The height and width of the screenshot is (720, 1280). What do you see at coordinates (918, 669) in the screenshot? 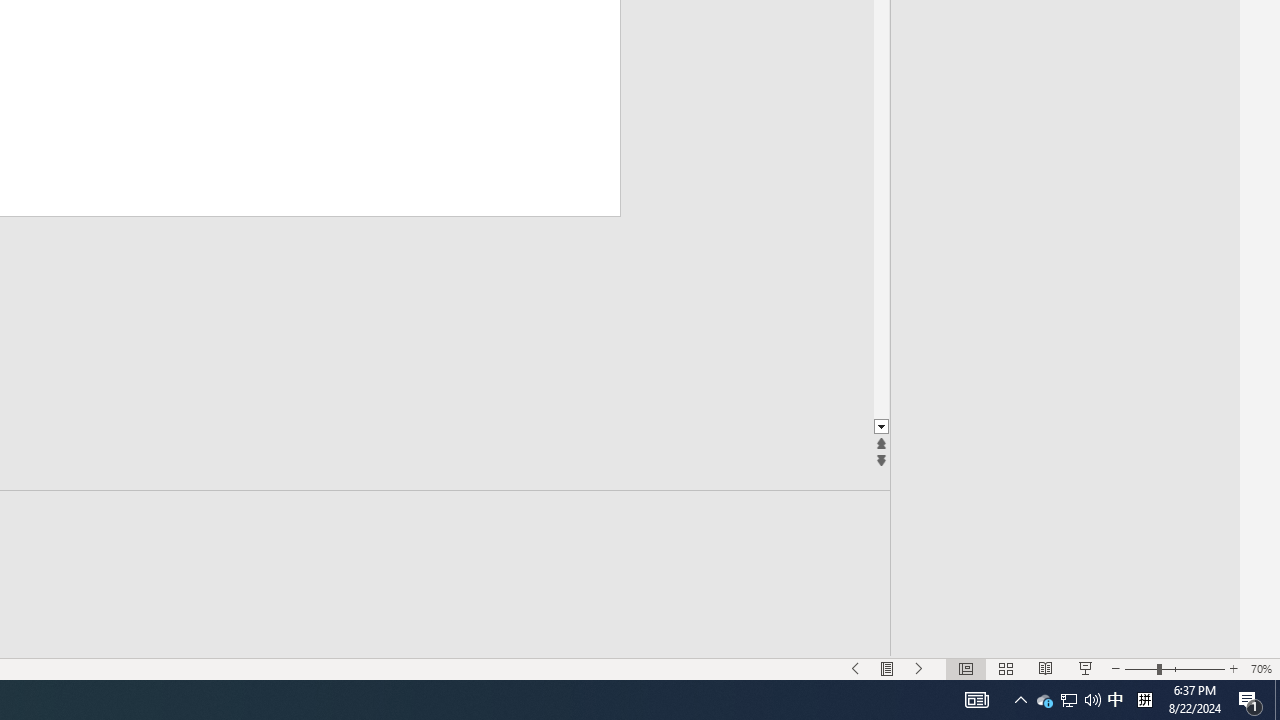
I see `'Slide Show Next On'` at bounding box center [918, 669].